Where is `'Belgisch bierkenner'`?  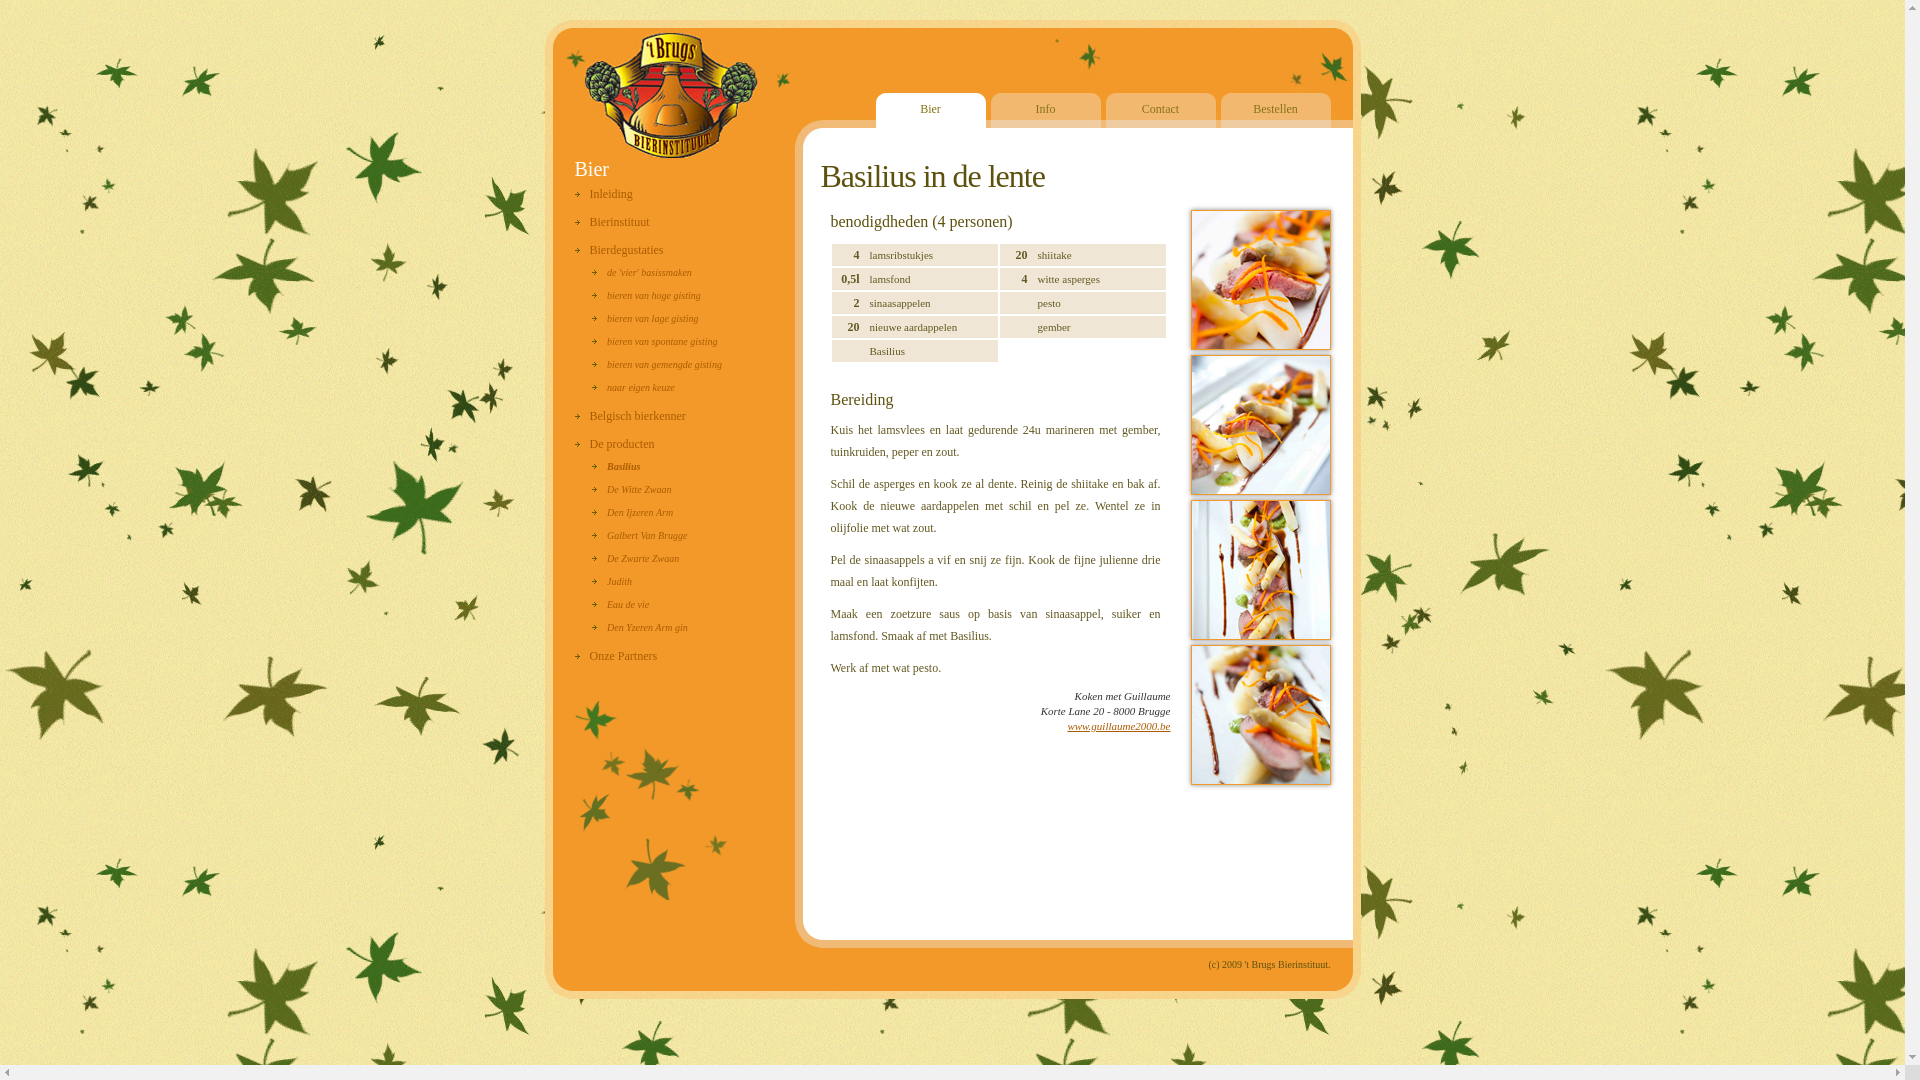 'Belgisch bierkenner' is located at coordinates (628, 415).